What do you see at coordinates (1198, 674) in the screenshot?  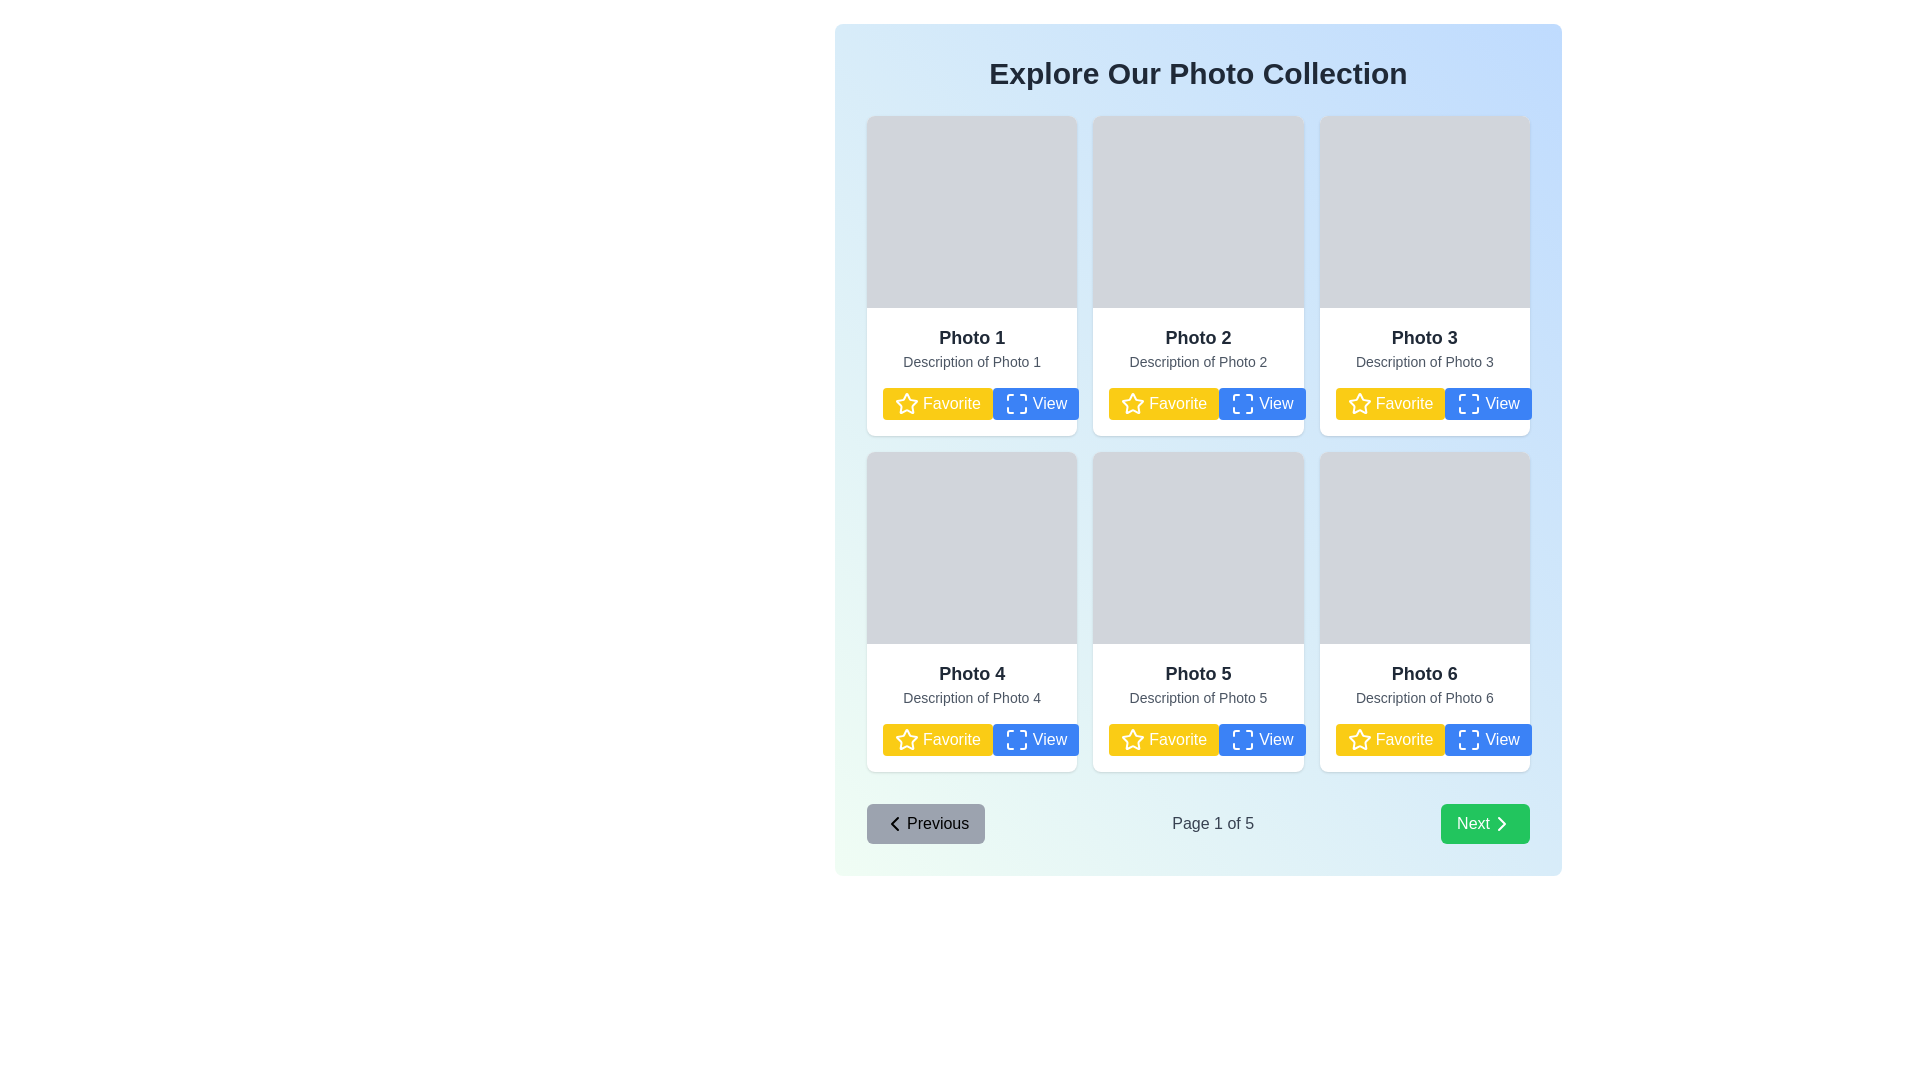 I see `the text label displaying 'Photo 5', which is prominently located in the second row and second column of the photo information card grid layout` at bounding box center [1198, 674].